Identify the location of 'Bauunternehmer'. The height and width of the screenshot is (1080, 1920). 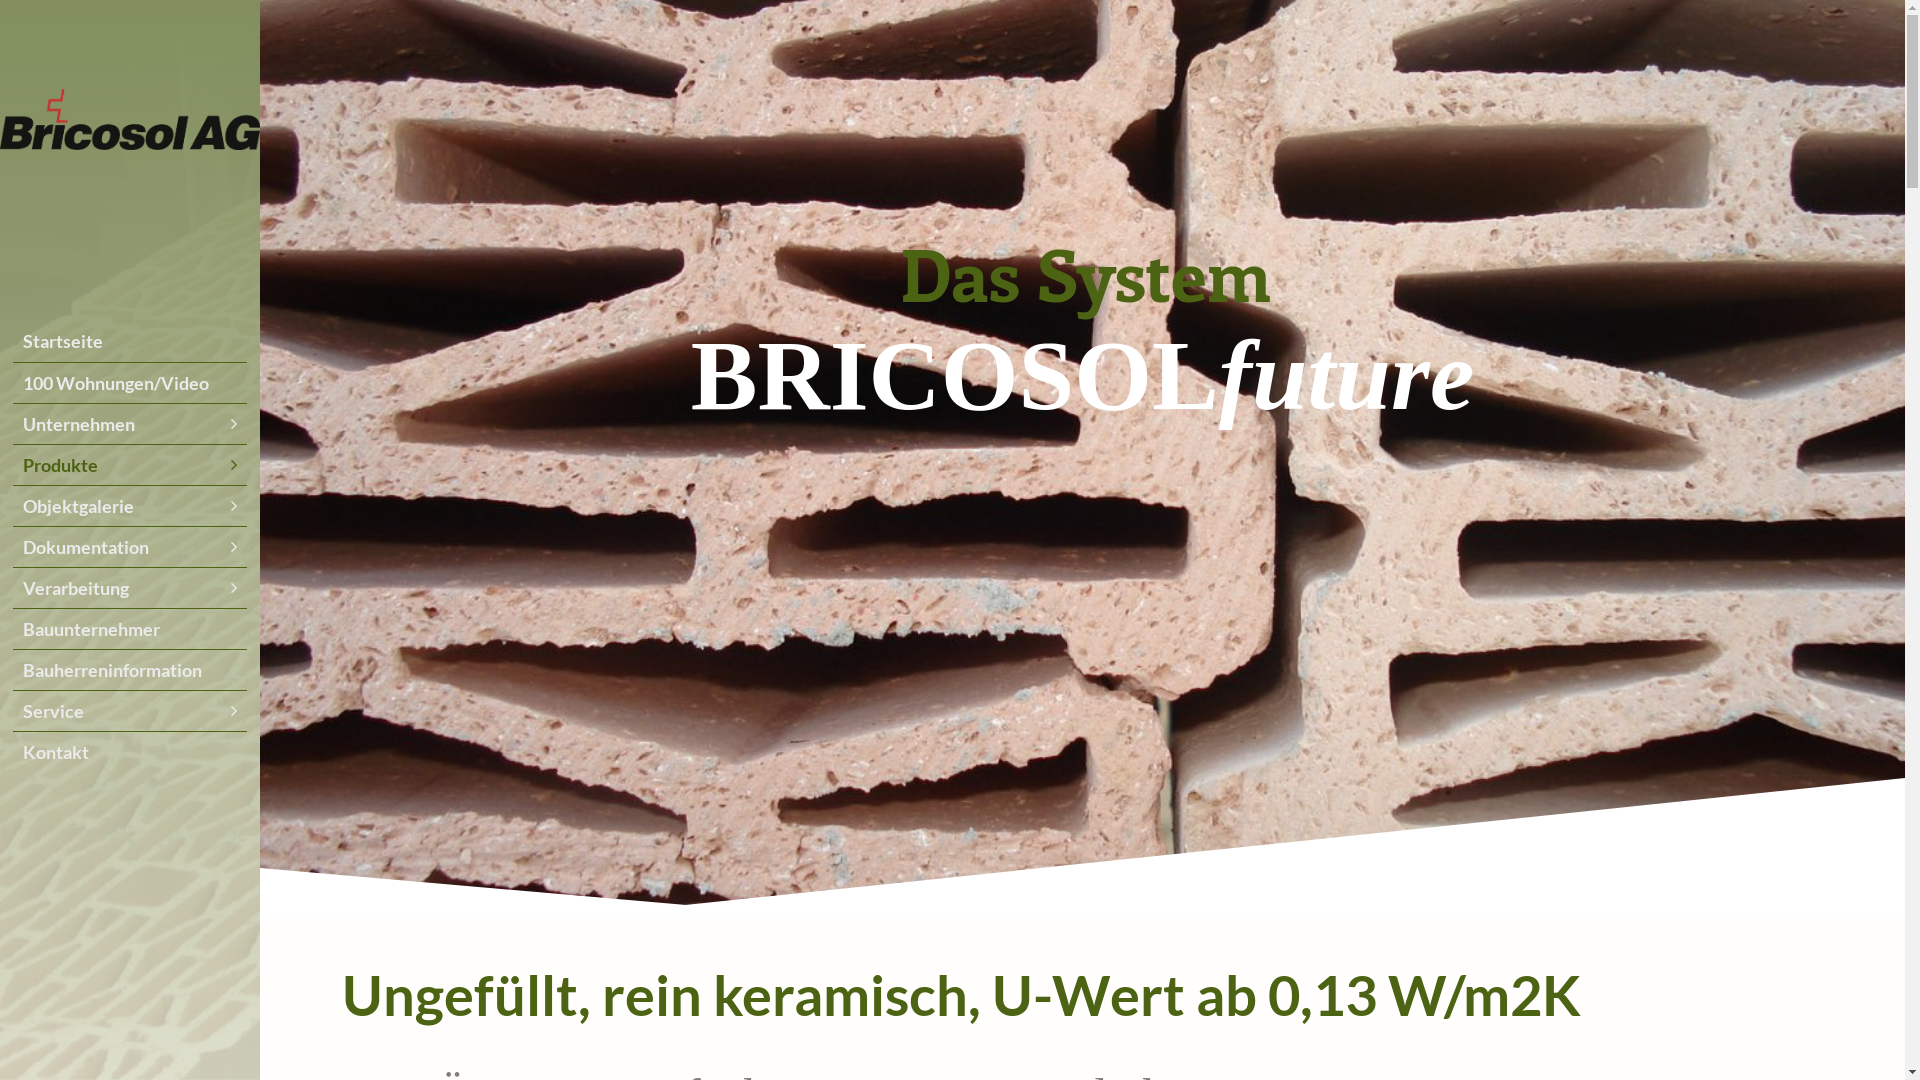
(13, 627).